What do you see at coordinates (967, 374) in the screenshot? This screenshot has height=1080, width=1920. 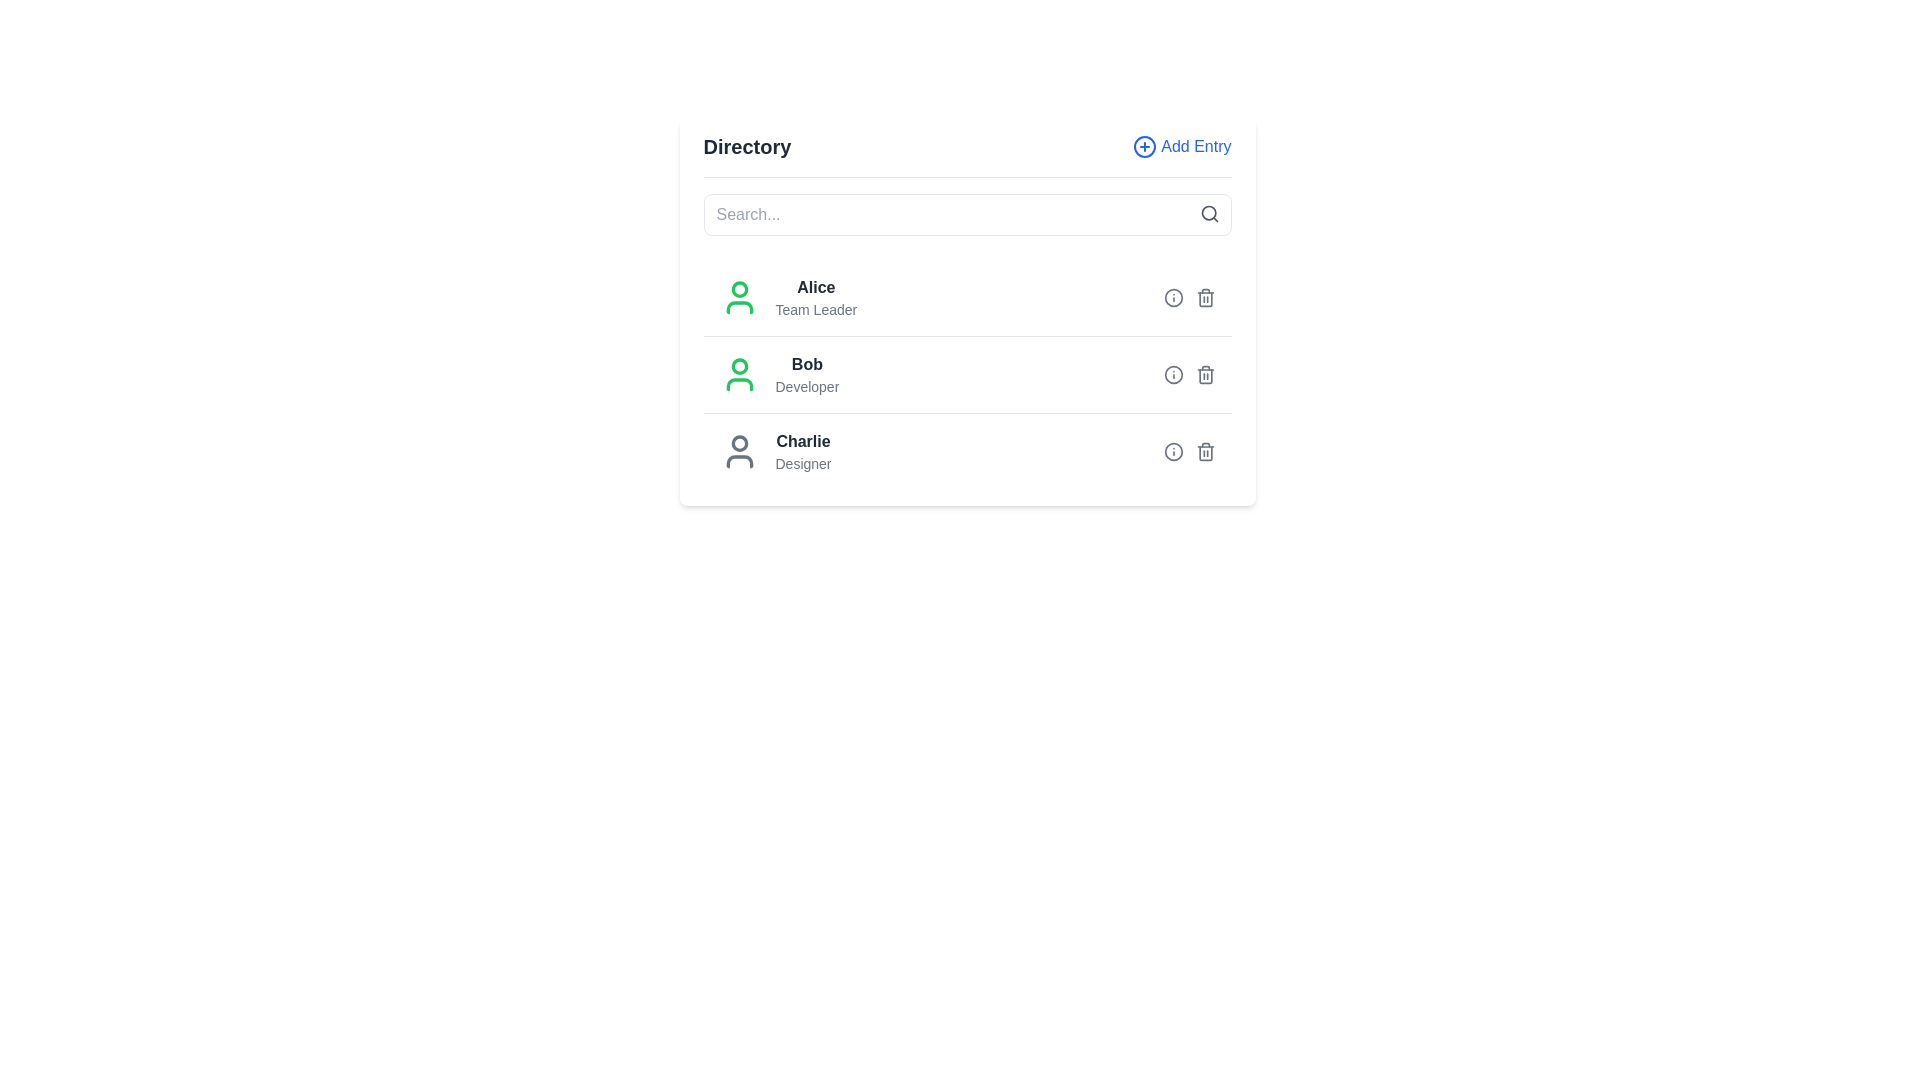 I see `the interactive elements within the Profile entry row for 'Bob - Developer', which is positioned between 'Alice - Team Leader' and 'Charlie - Designer'` at bounding box center [967, 374].